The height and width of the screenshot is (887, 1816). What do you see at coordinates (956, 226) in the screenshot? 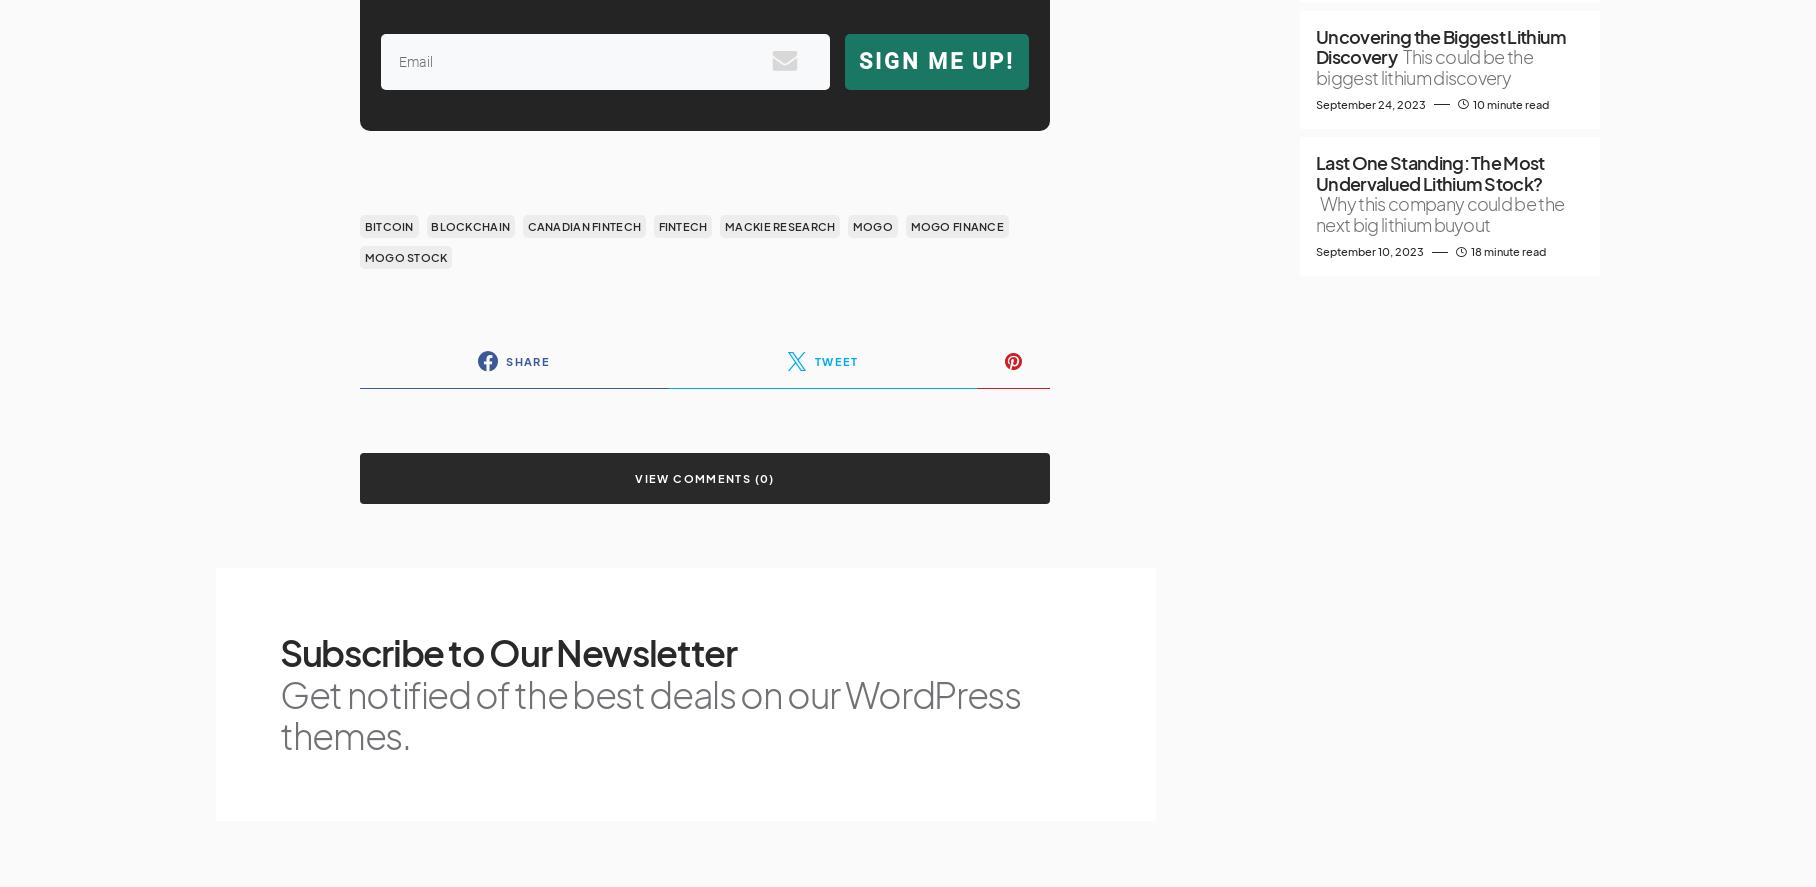
I see `'mogo finance'` at bounding box center [956, 226].